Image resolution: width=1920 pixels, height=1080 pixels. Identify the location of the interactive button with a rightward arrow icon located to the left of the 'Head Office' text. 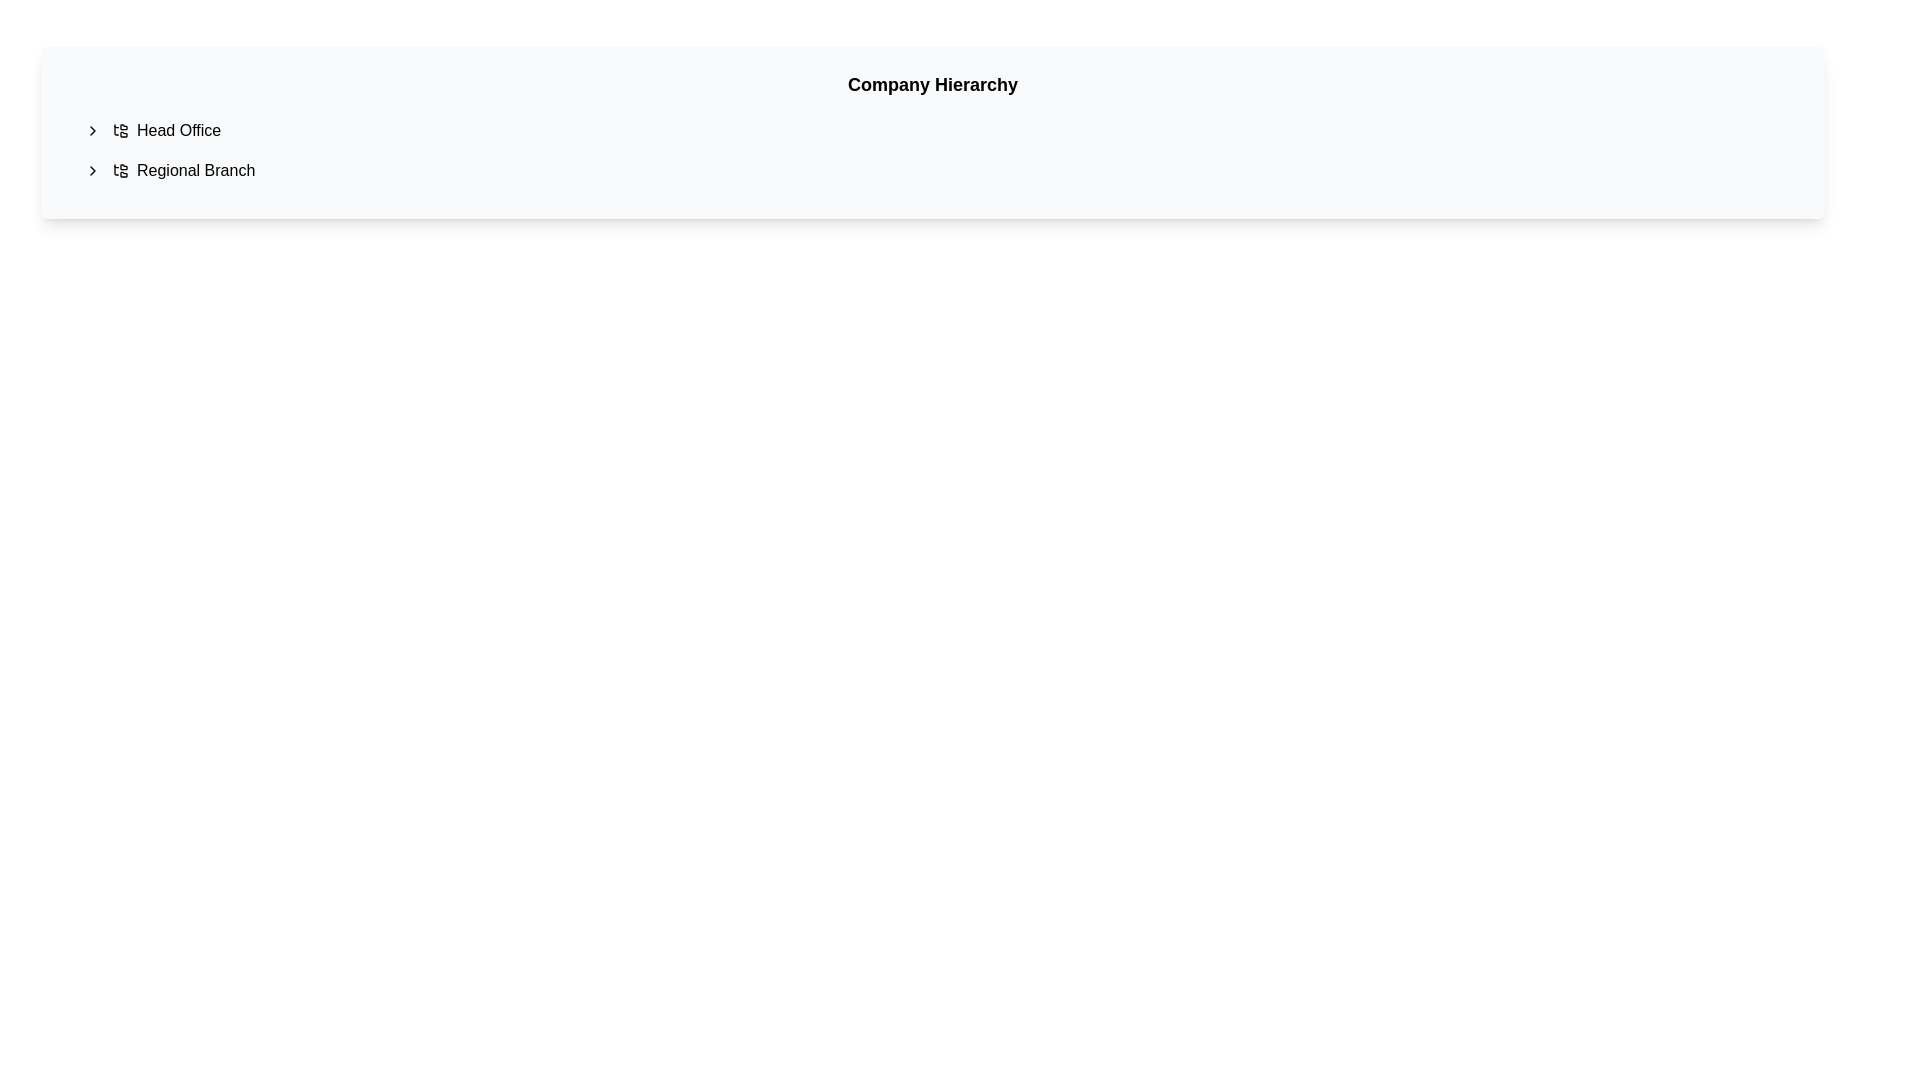
(91, 131).